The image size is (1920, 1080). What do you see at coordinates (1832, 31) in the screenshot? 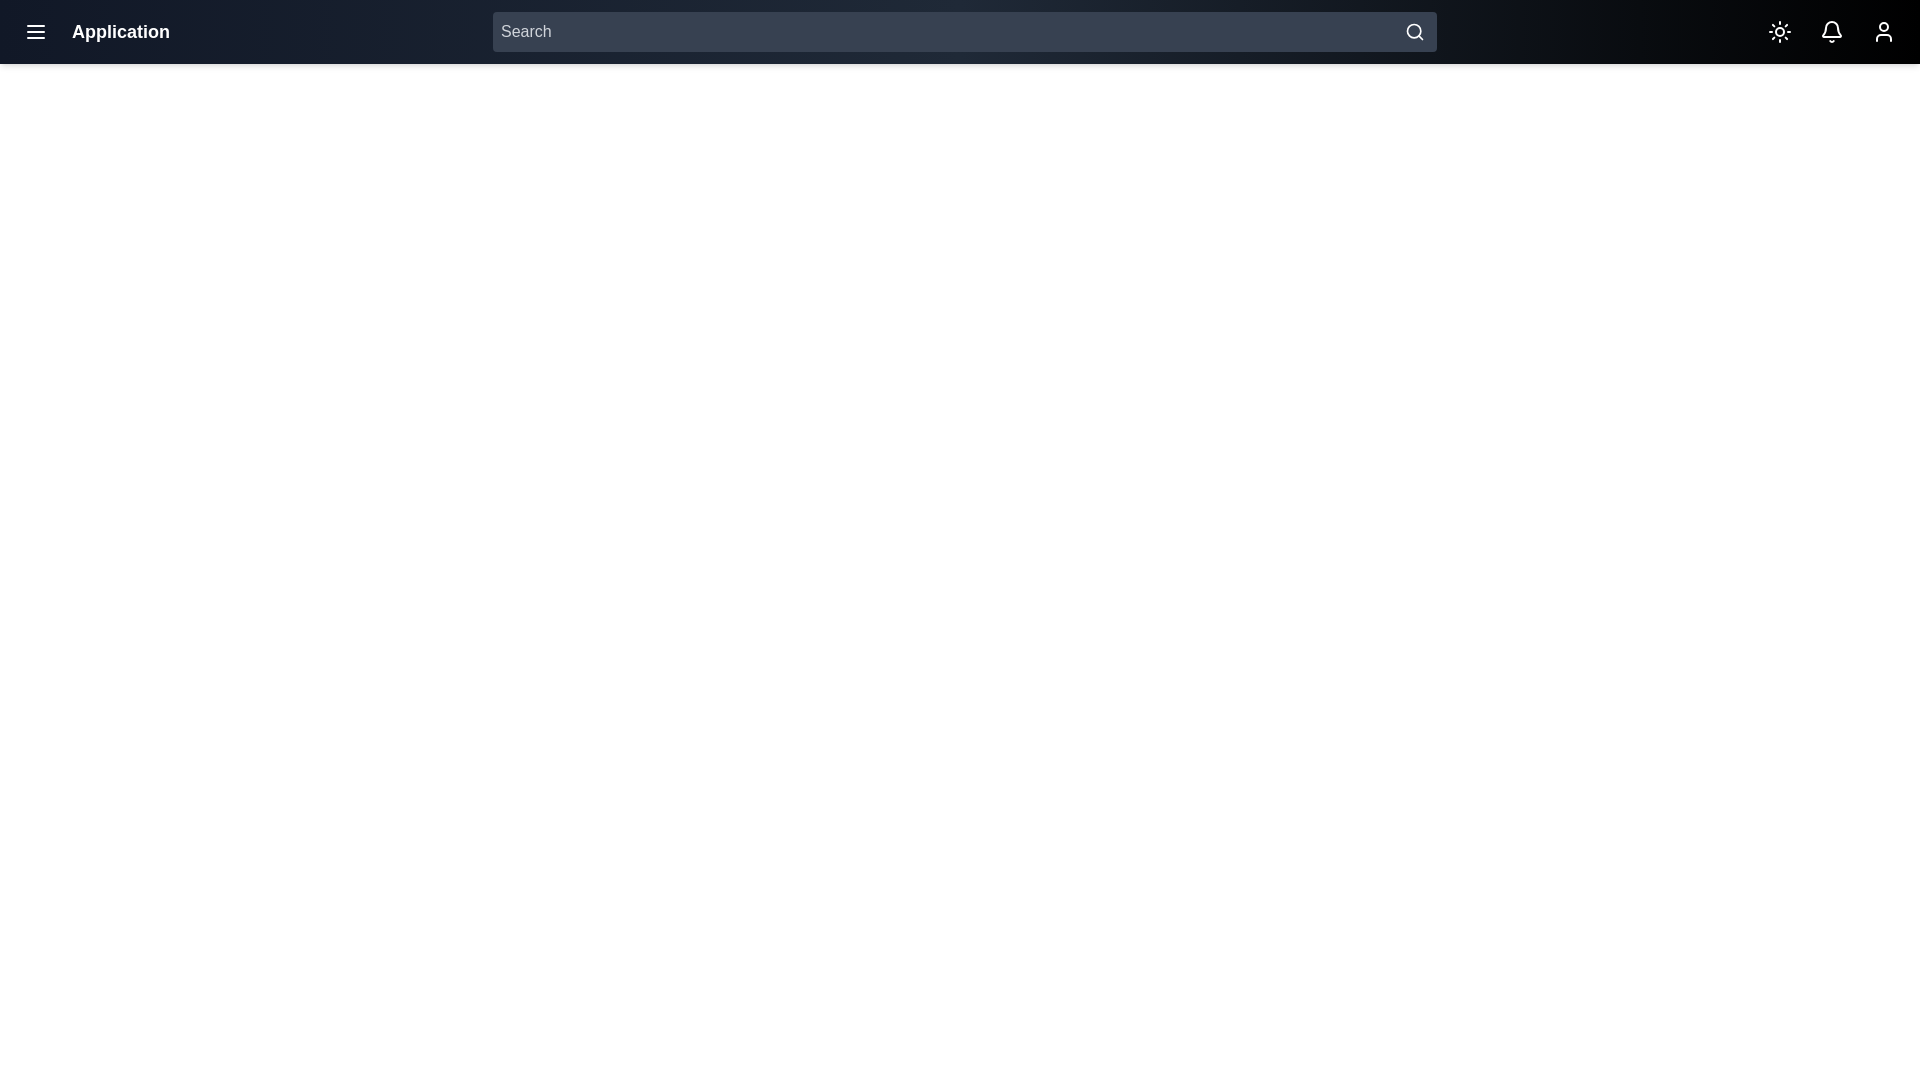
I see `bell icon to open the notifications panel` at bounding box center [1832, 31].